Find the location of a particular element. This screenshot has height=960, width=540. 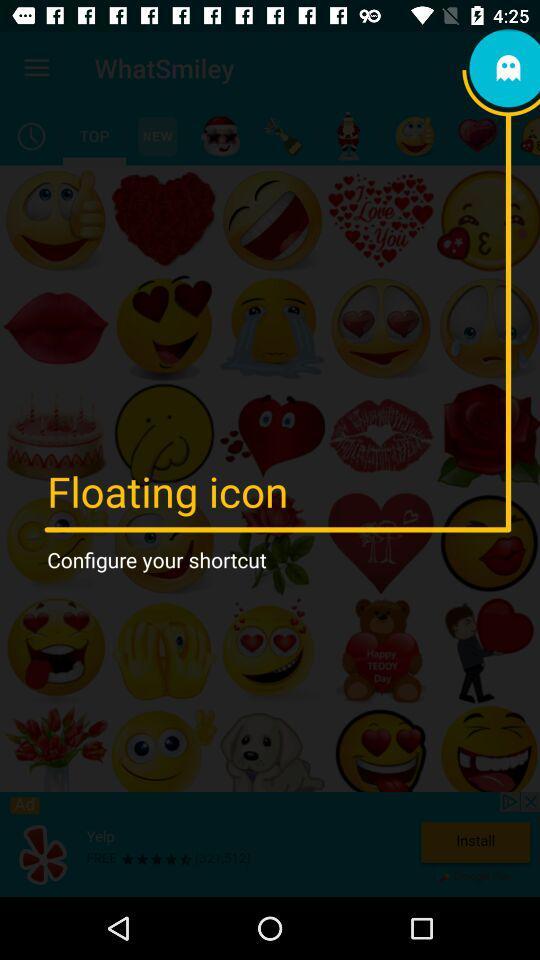

new emojis option button is located at coordinates (156, 135).